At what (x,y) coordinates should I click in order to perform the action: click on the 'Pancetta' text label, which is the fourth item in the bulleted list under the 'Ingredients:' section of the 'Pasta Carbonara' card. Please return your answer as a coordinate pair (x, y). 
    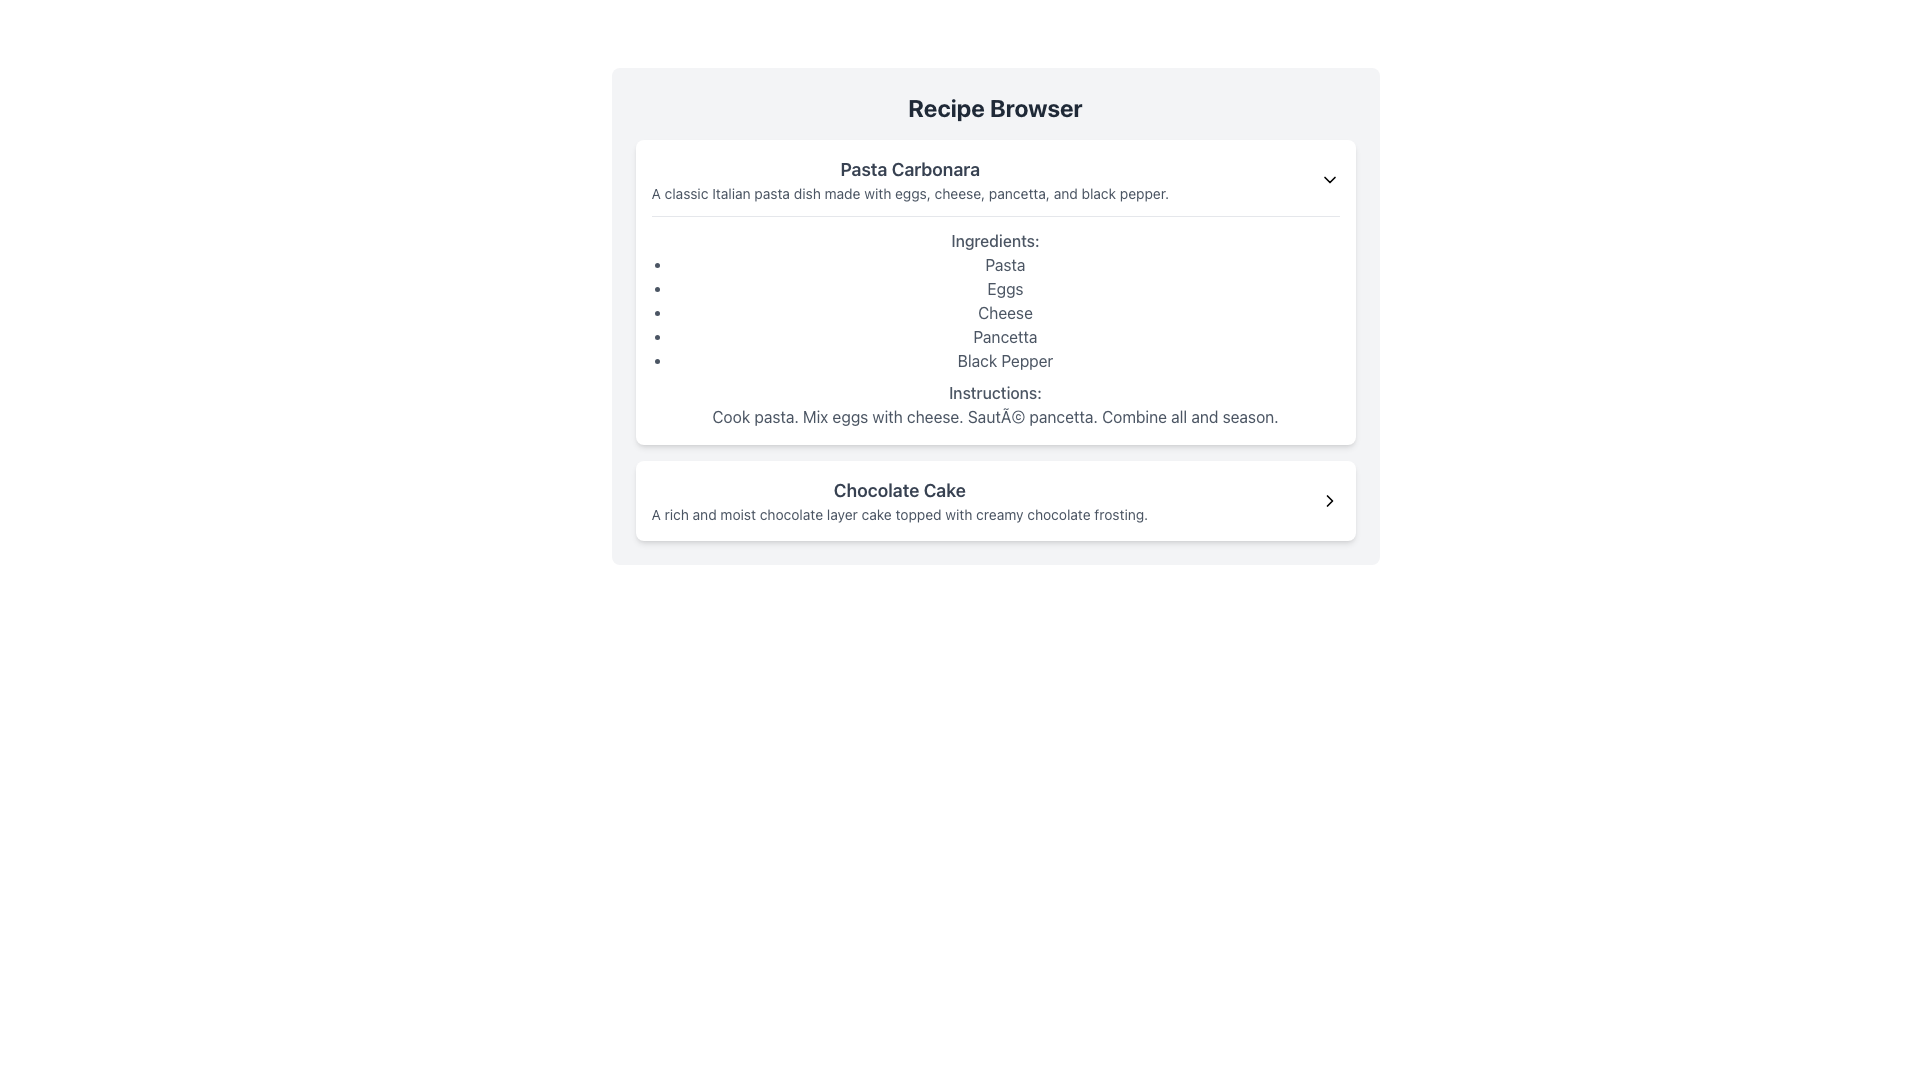
    Looking at the image, I should click on (1005, 335).